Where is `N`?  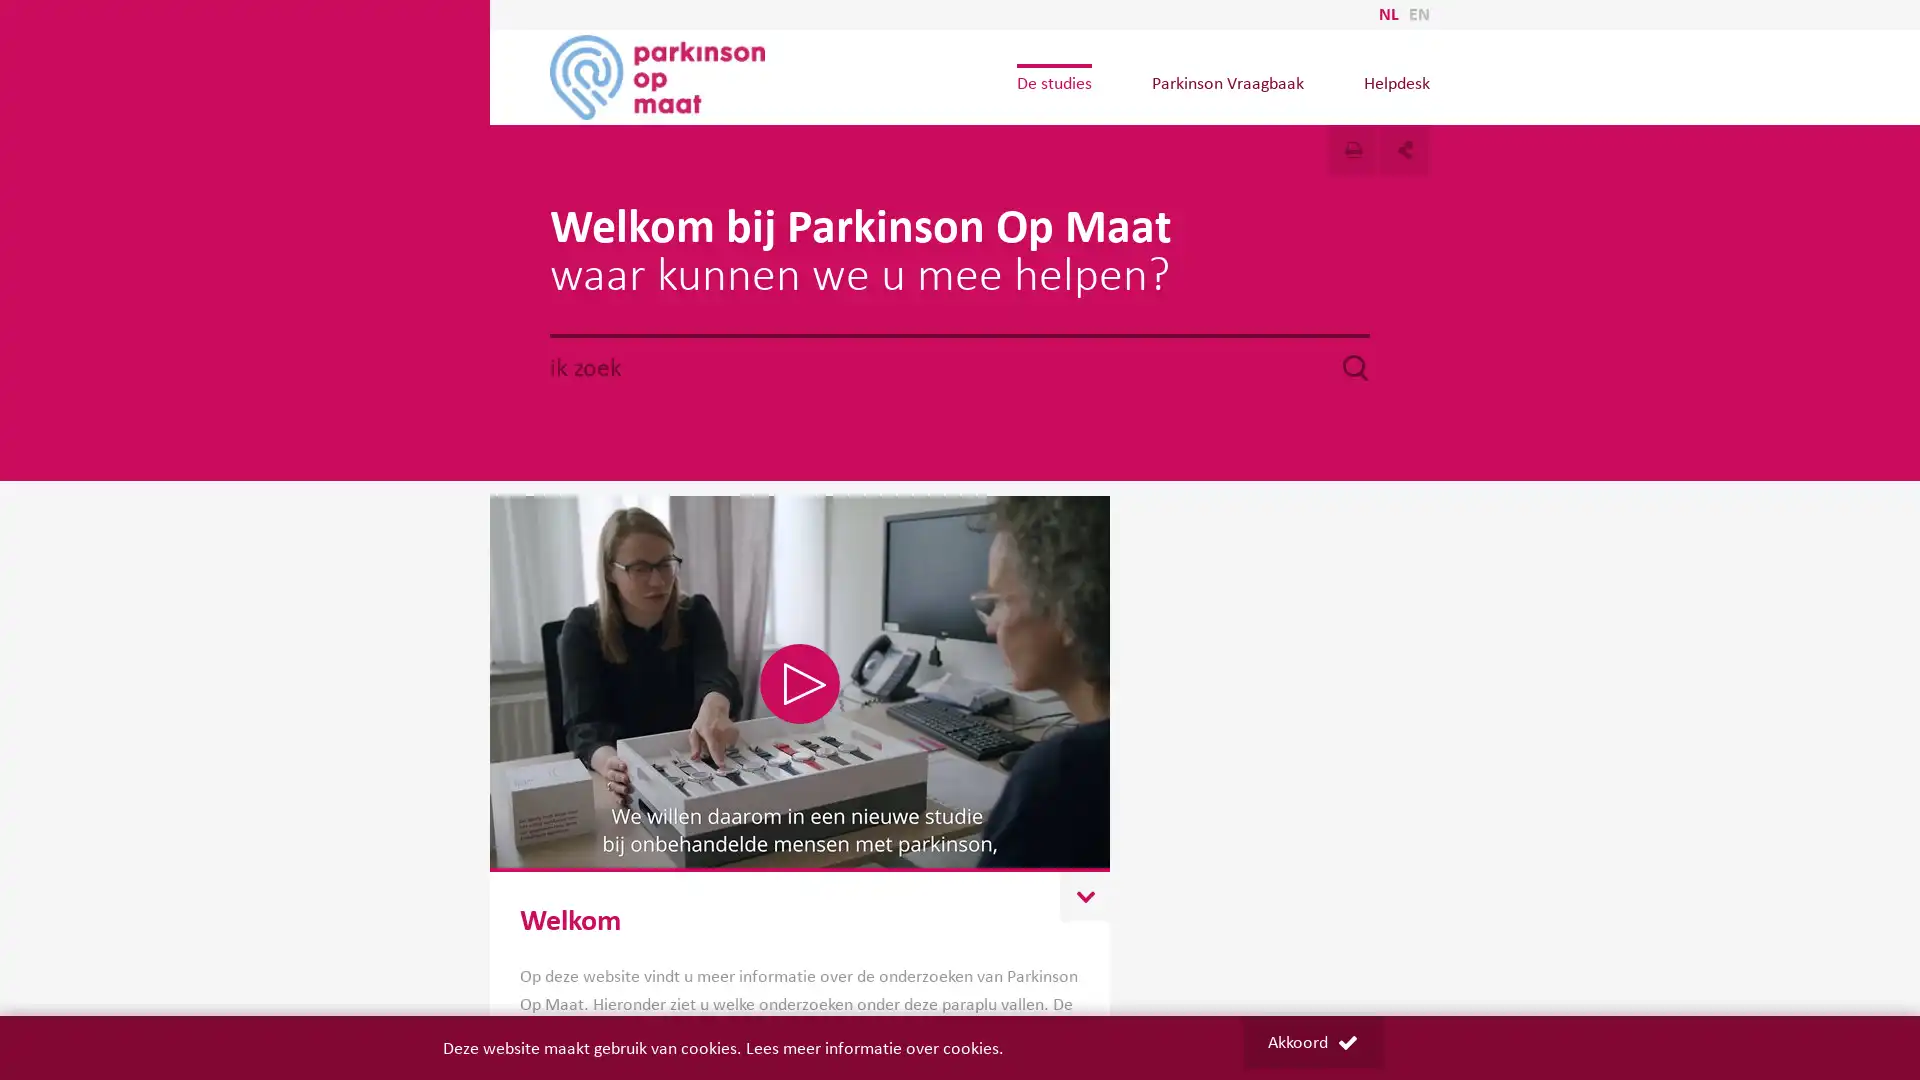
N is located at coordinates (800, 682).